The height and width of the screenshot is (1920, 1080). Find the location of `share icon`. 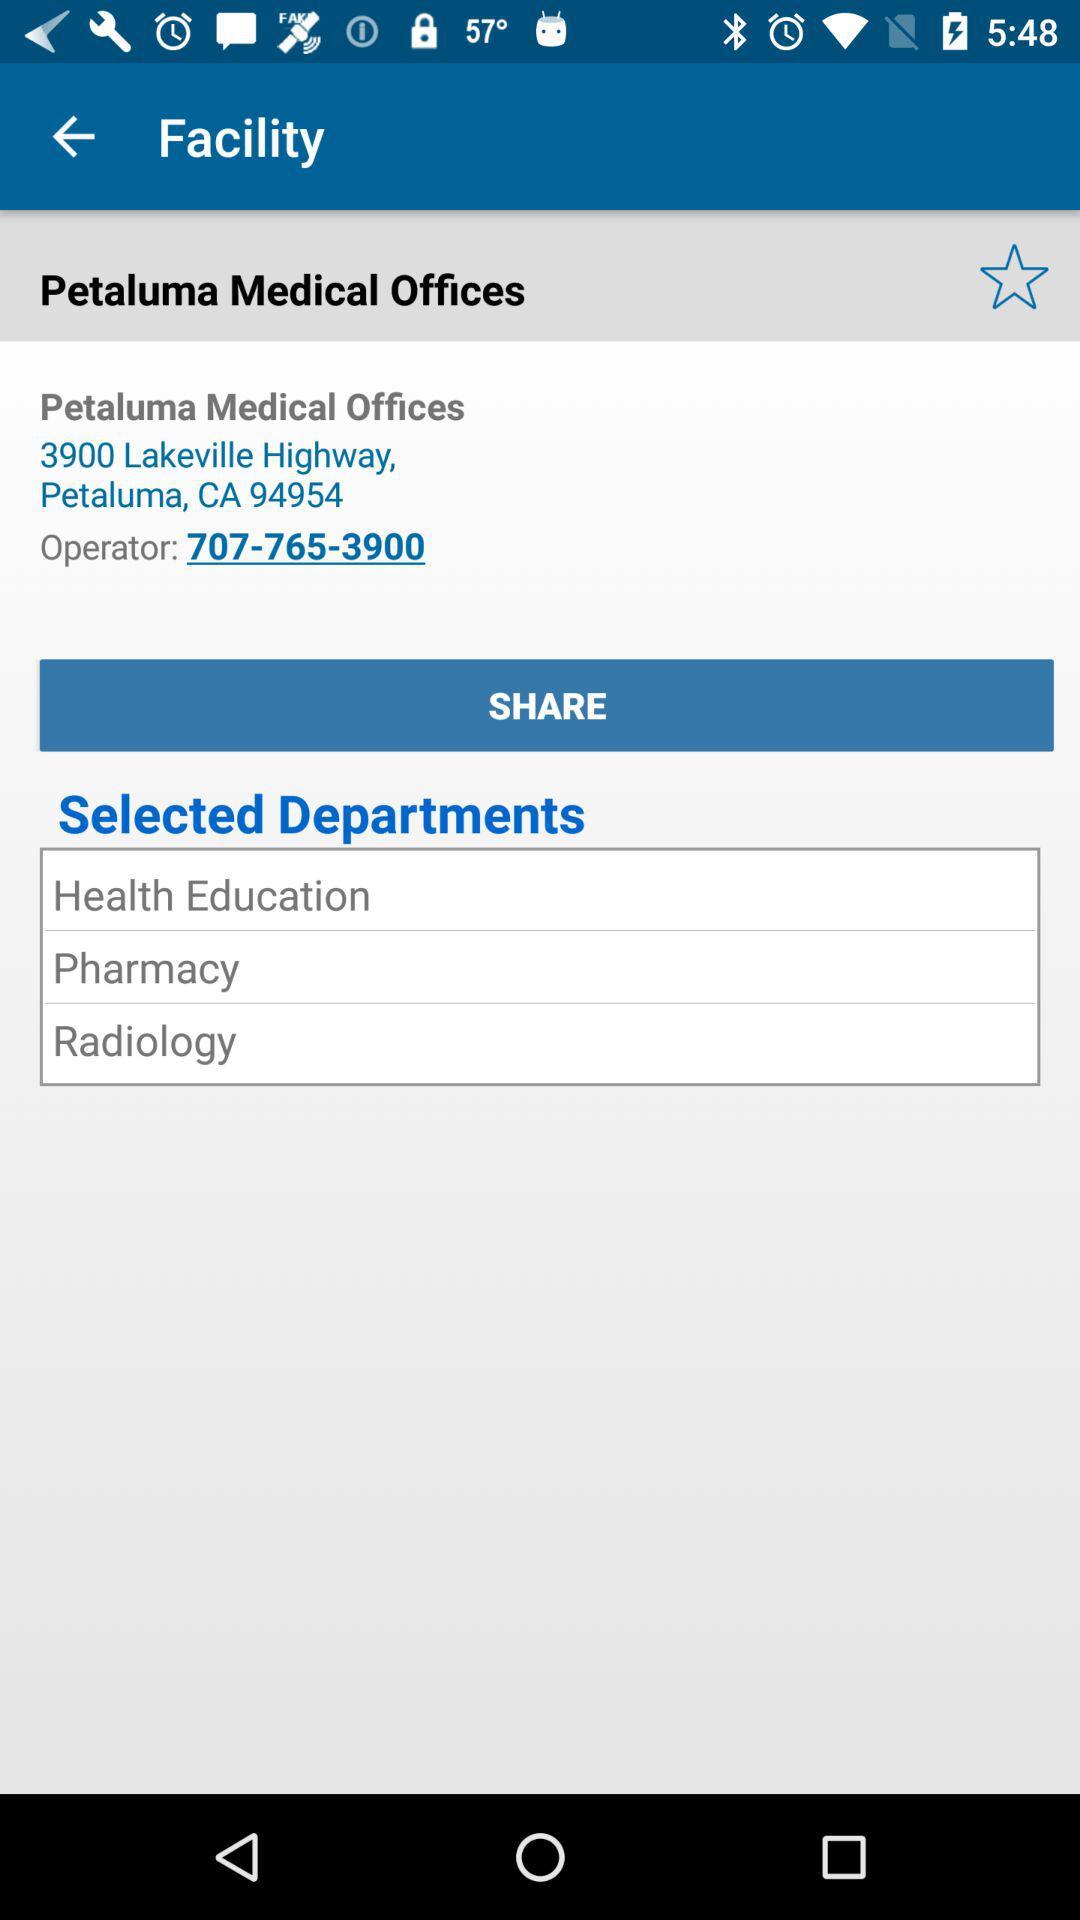

share icon is located at coordinates (546, 705).